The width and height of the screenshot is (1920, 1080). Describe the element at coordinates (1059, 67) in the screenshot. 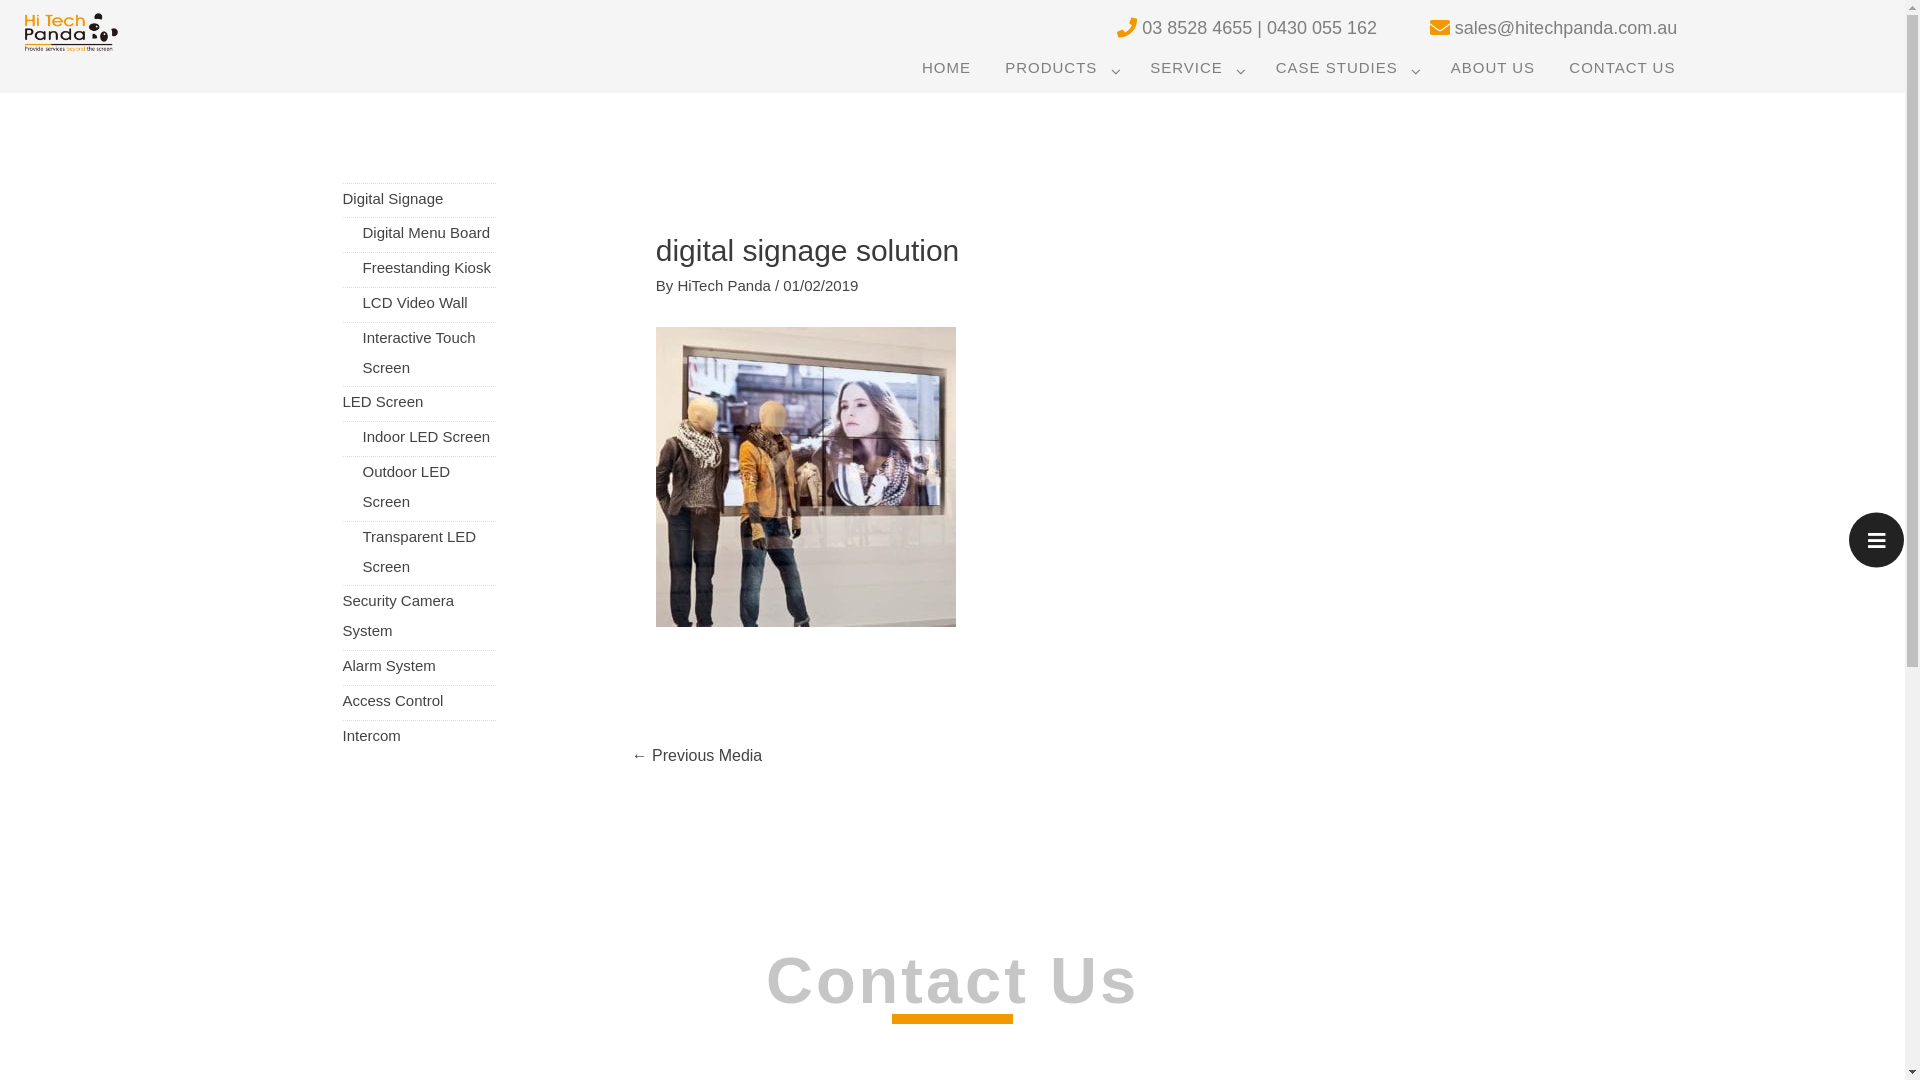

I see `'PRODUCTS'` at that location.